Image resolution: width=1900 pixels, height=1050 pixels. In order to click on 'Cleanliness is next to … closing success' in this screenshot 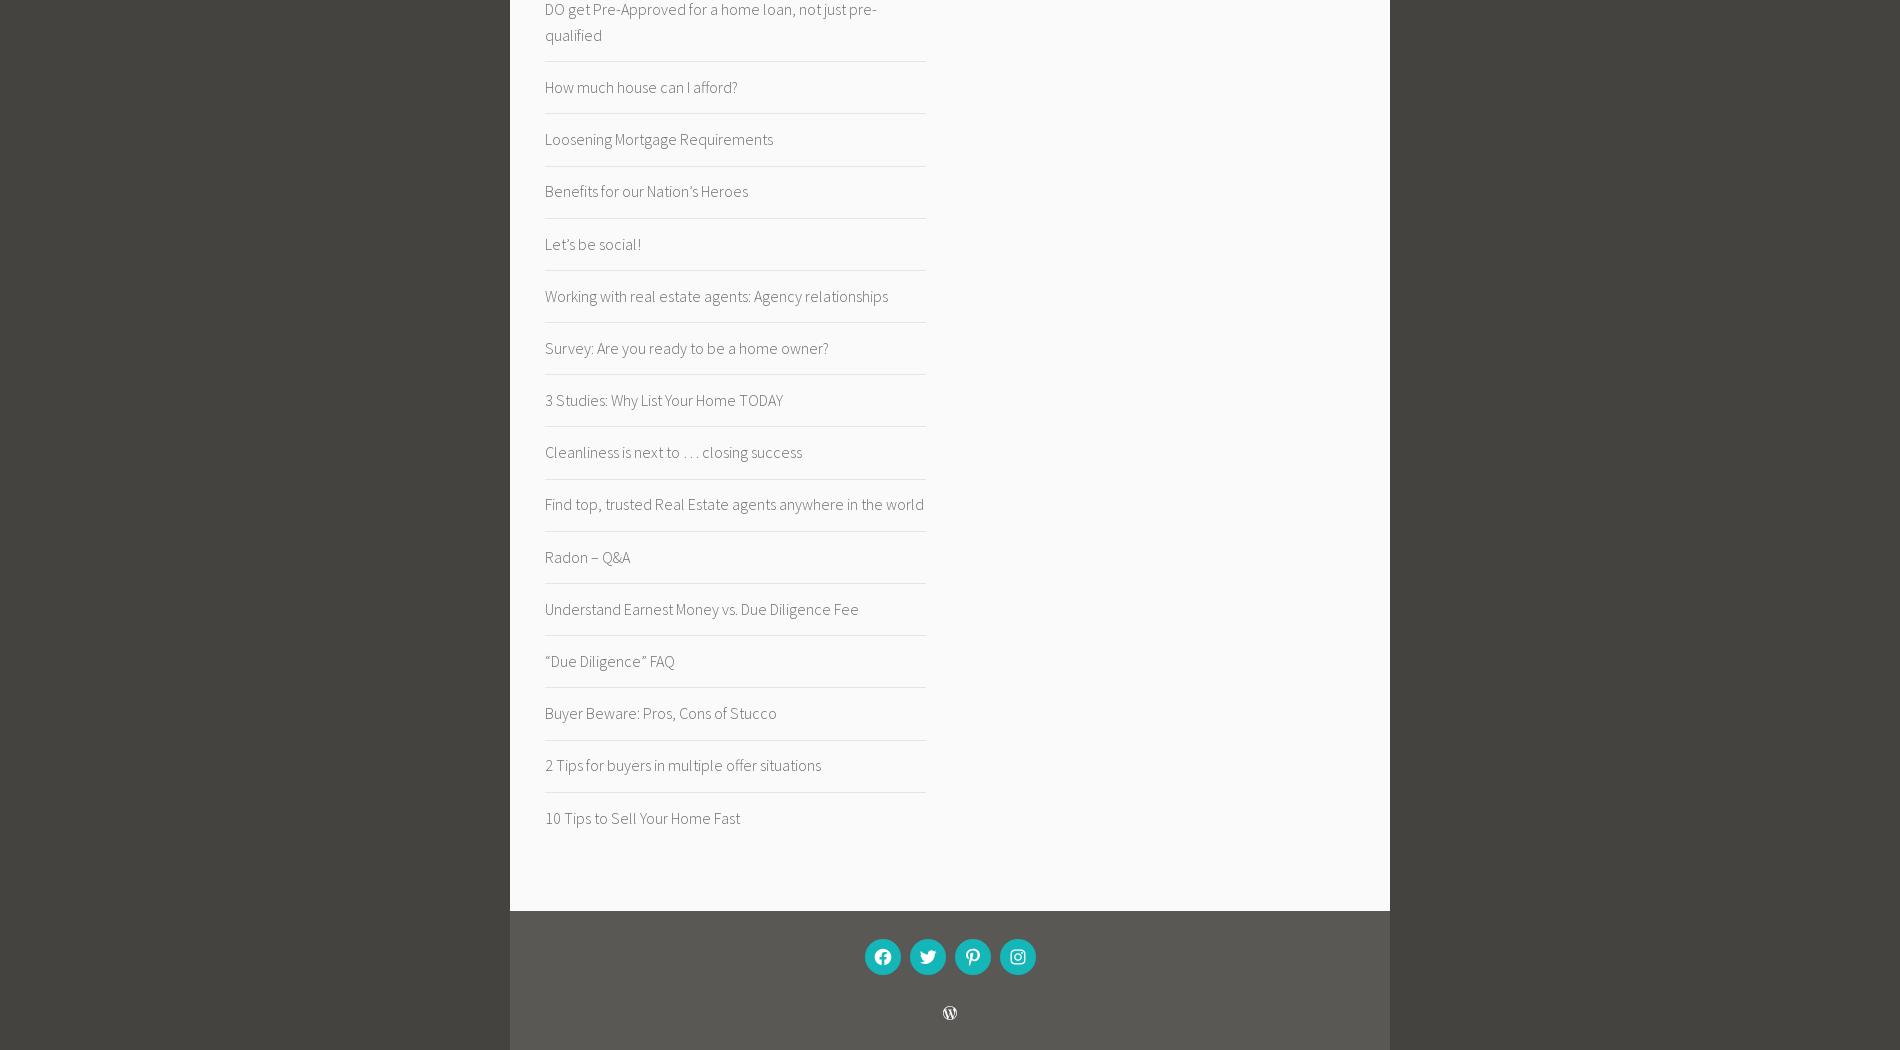, I will do `click(673, 452)`.